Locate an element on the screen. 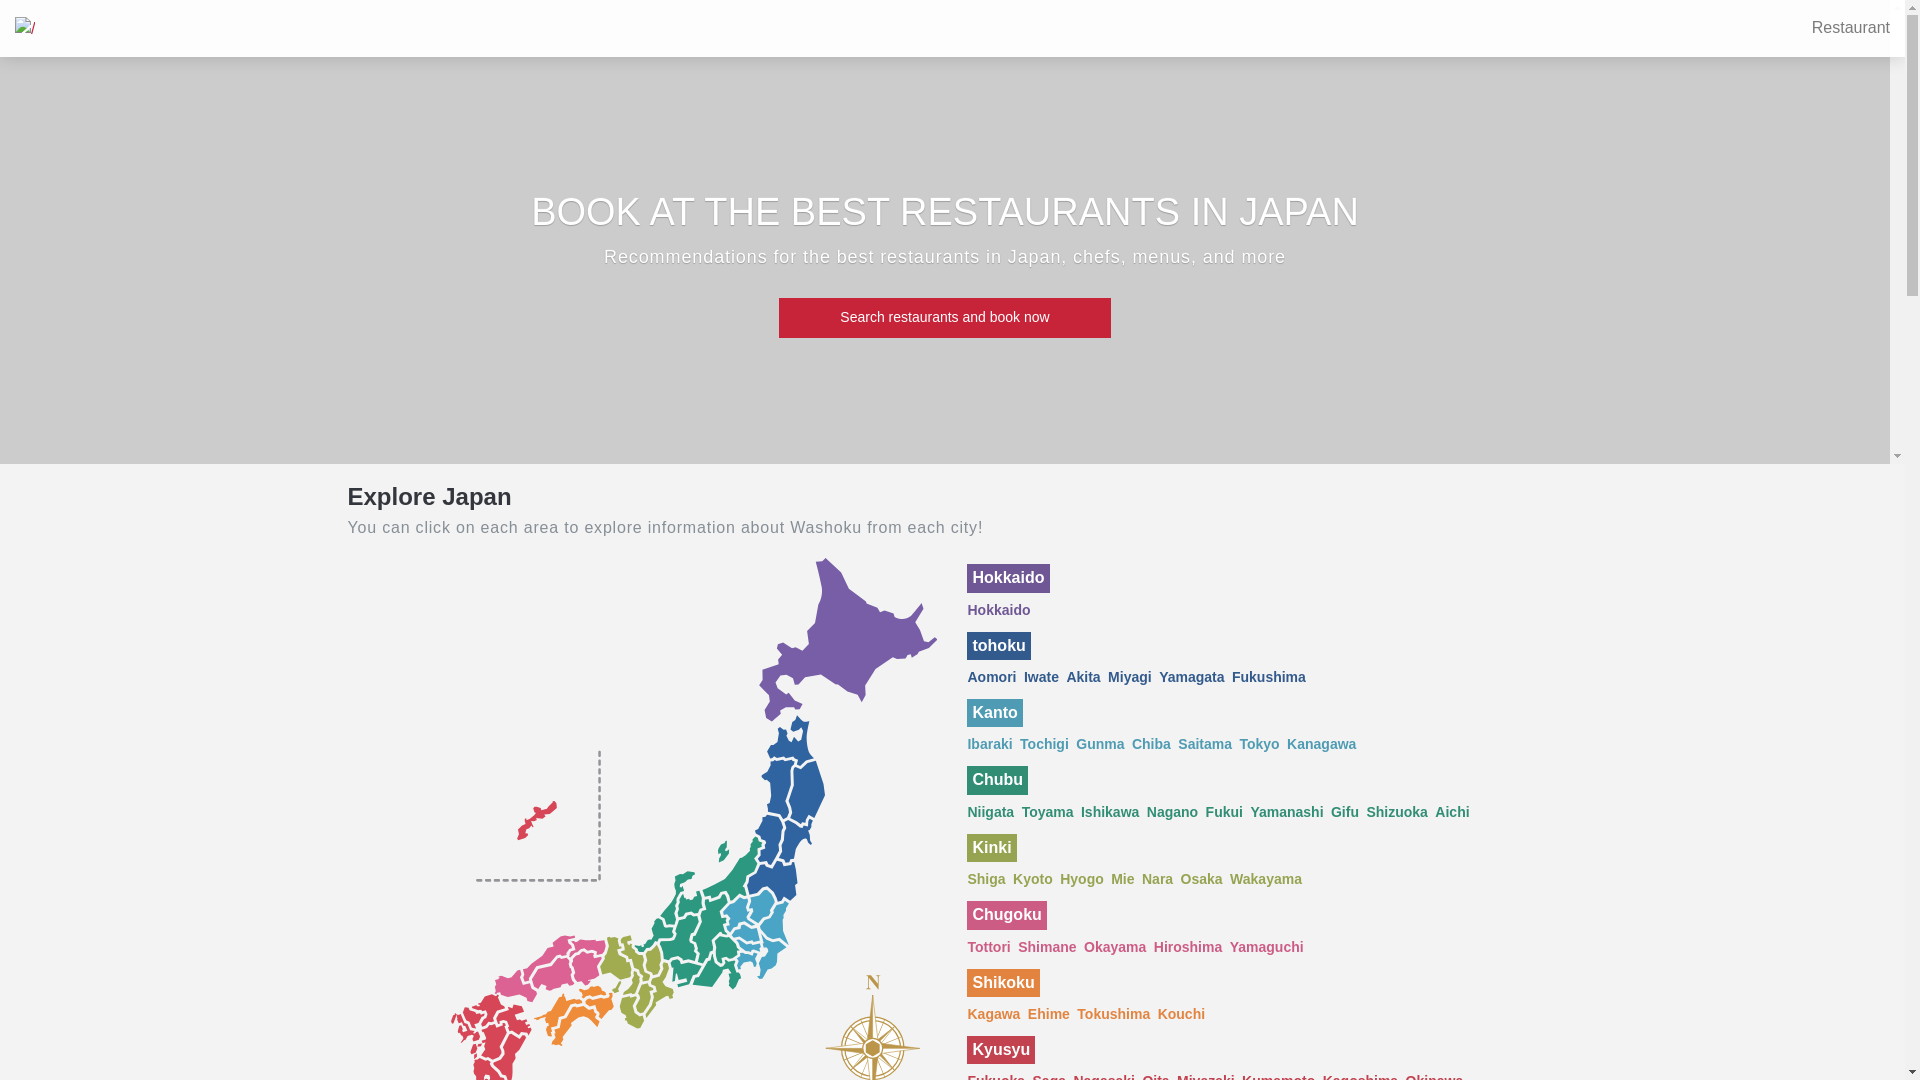  'Ibaraki' is located at coordinates (989, 744).